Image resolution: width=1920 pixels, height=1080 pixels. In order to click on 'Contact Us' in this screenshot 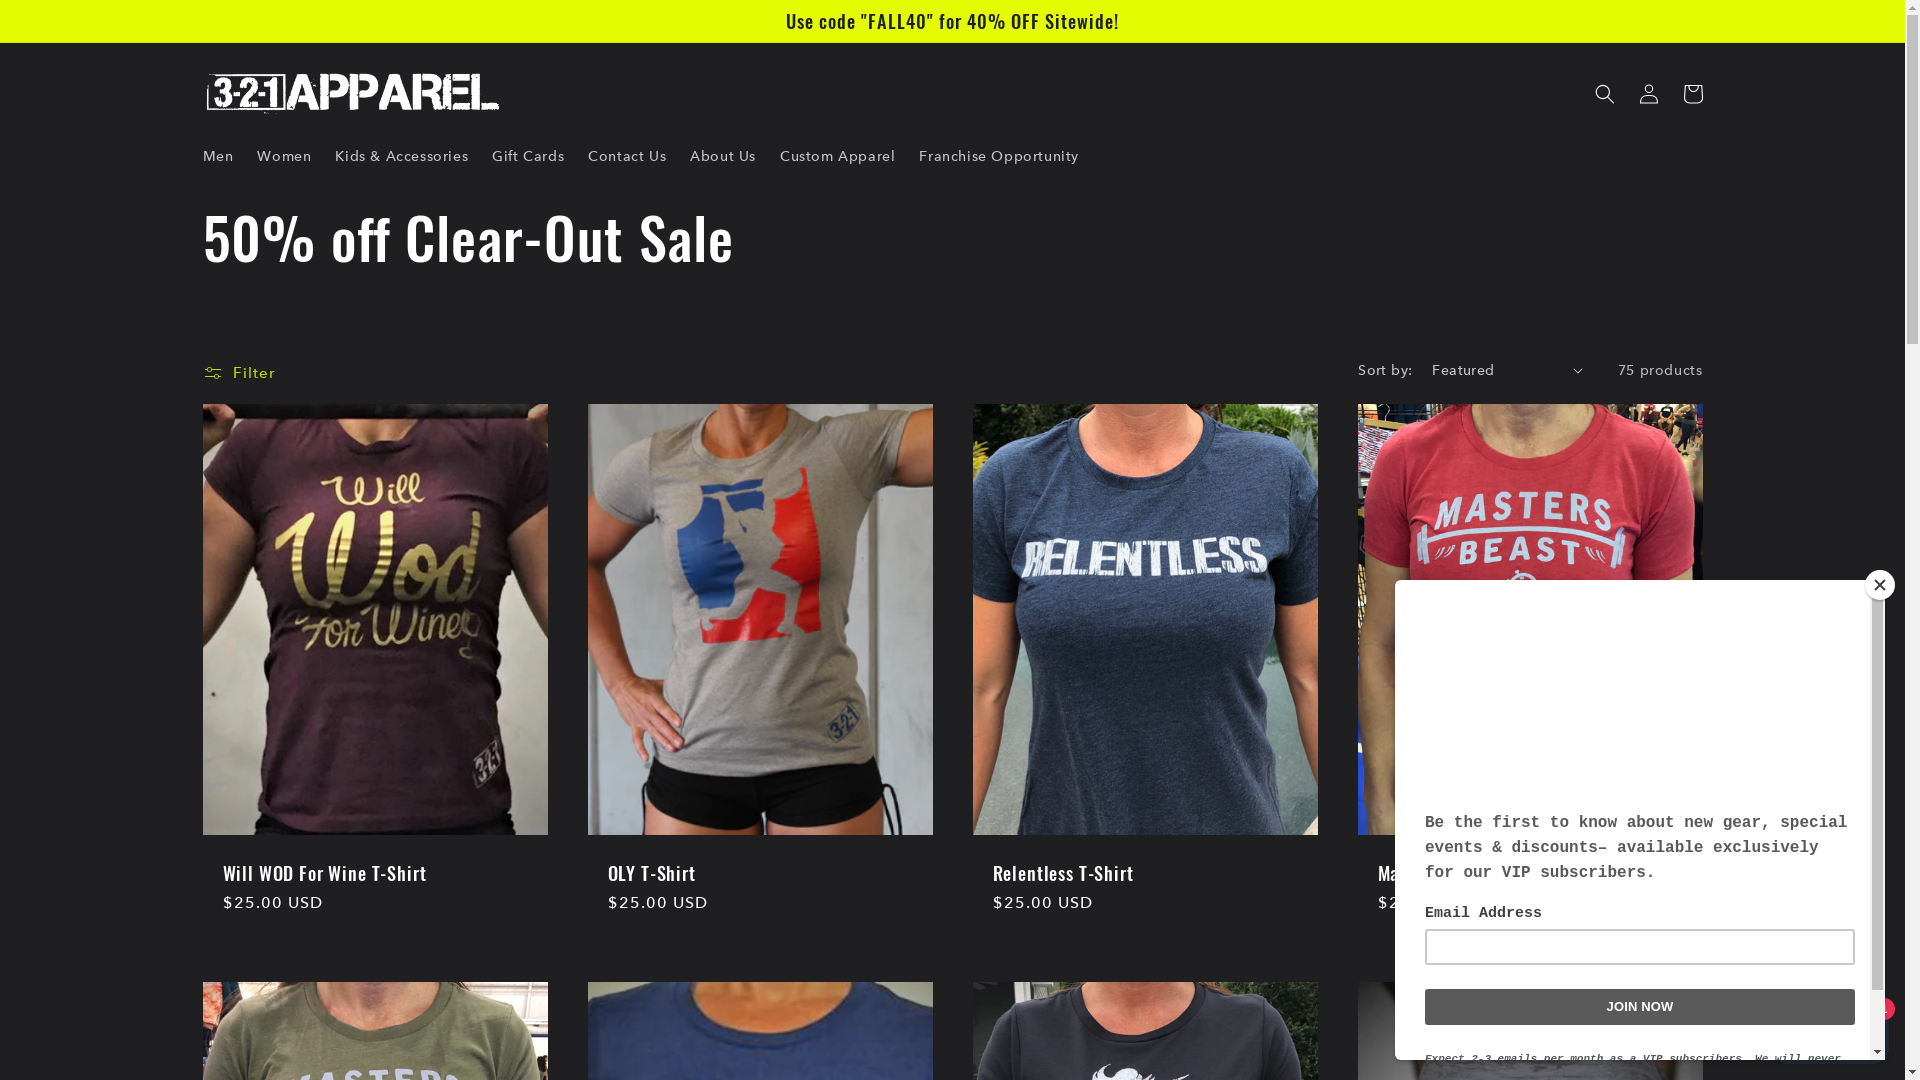, I will do `click(626, 154)`.